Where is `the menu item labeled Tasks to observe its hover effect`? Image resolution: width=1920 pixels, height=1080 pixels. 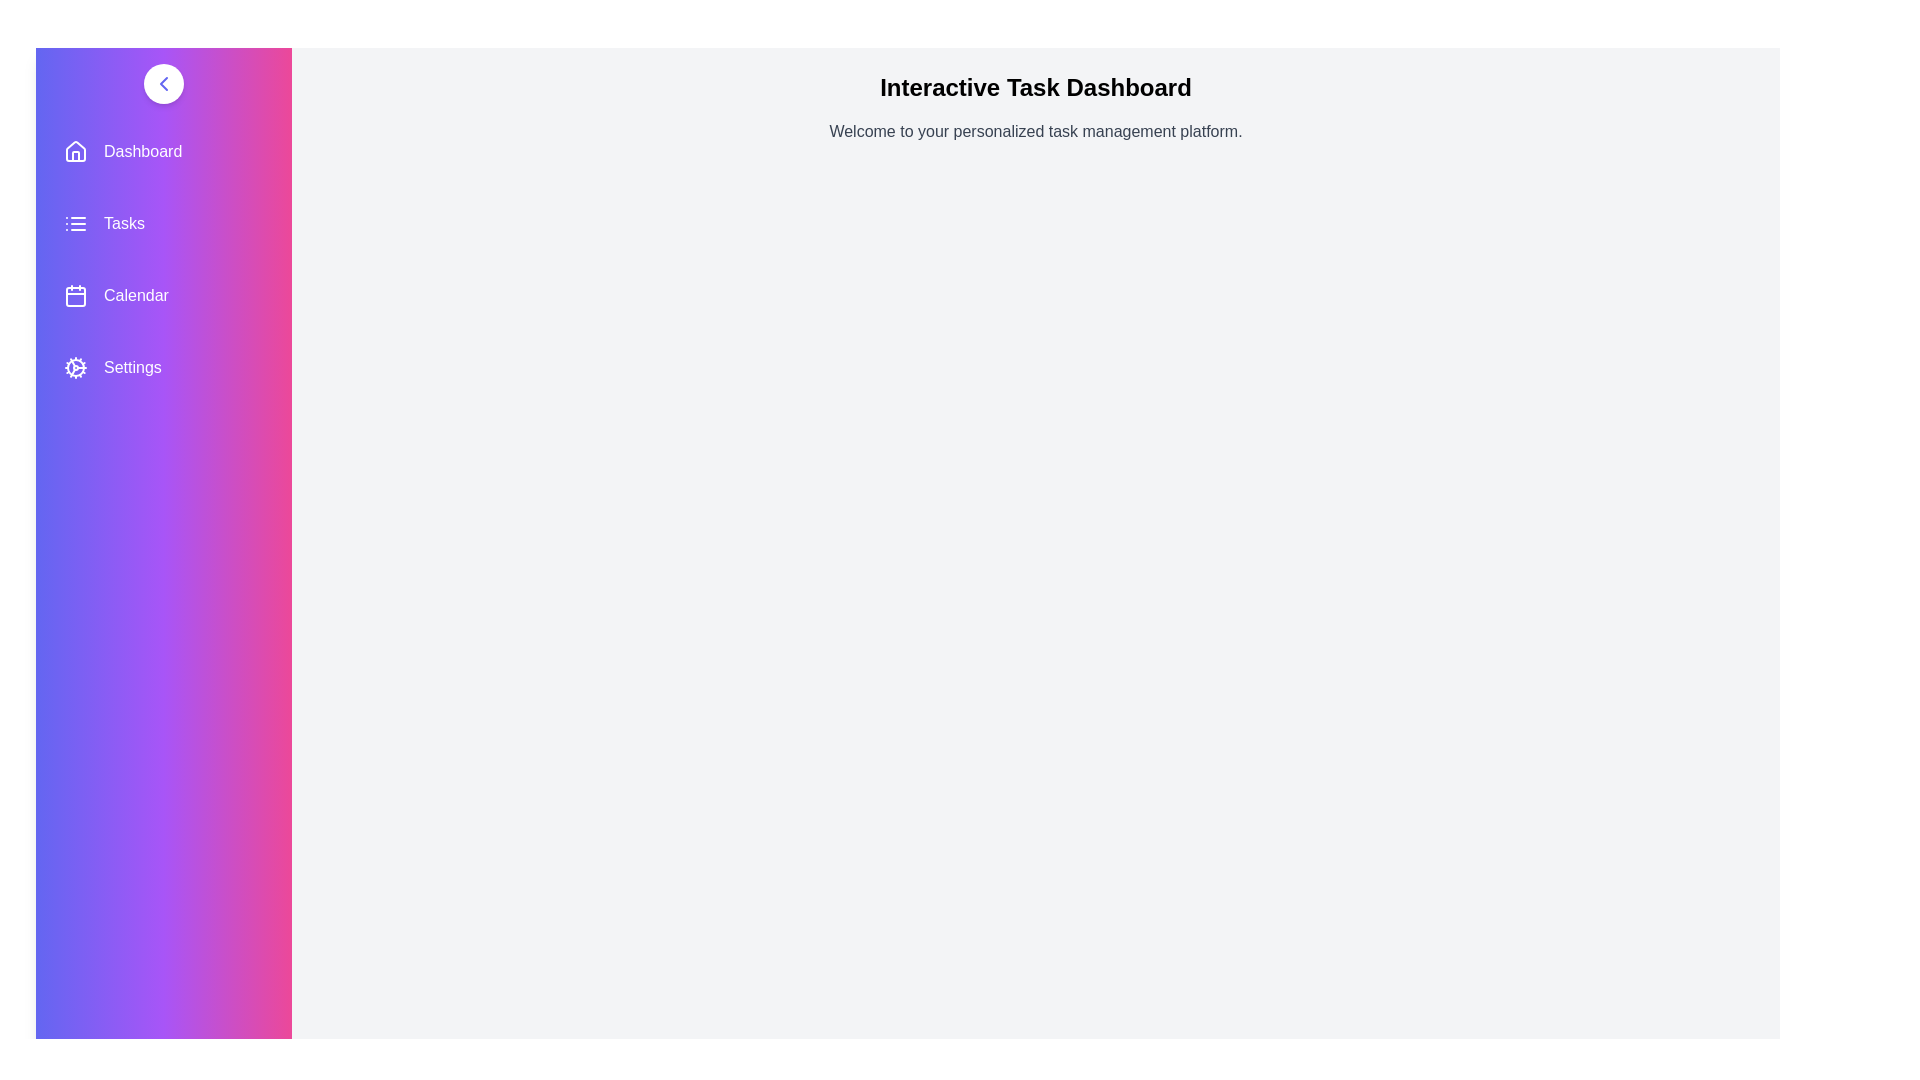 the menu item labeled Tasks to observe its hover effect is located at coordinates (163, 223).